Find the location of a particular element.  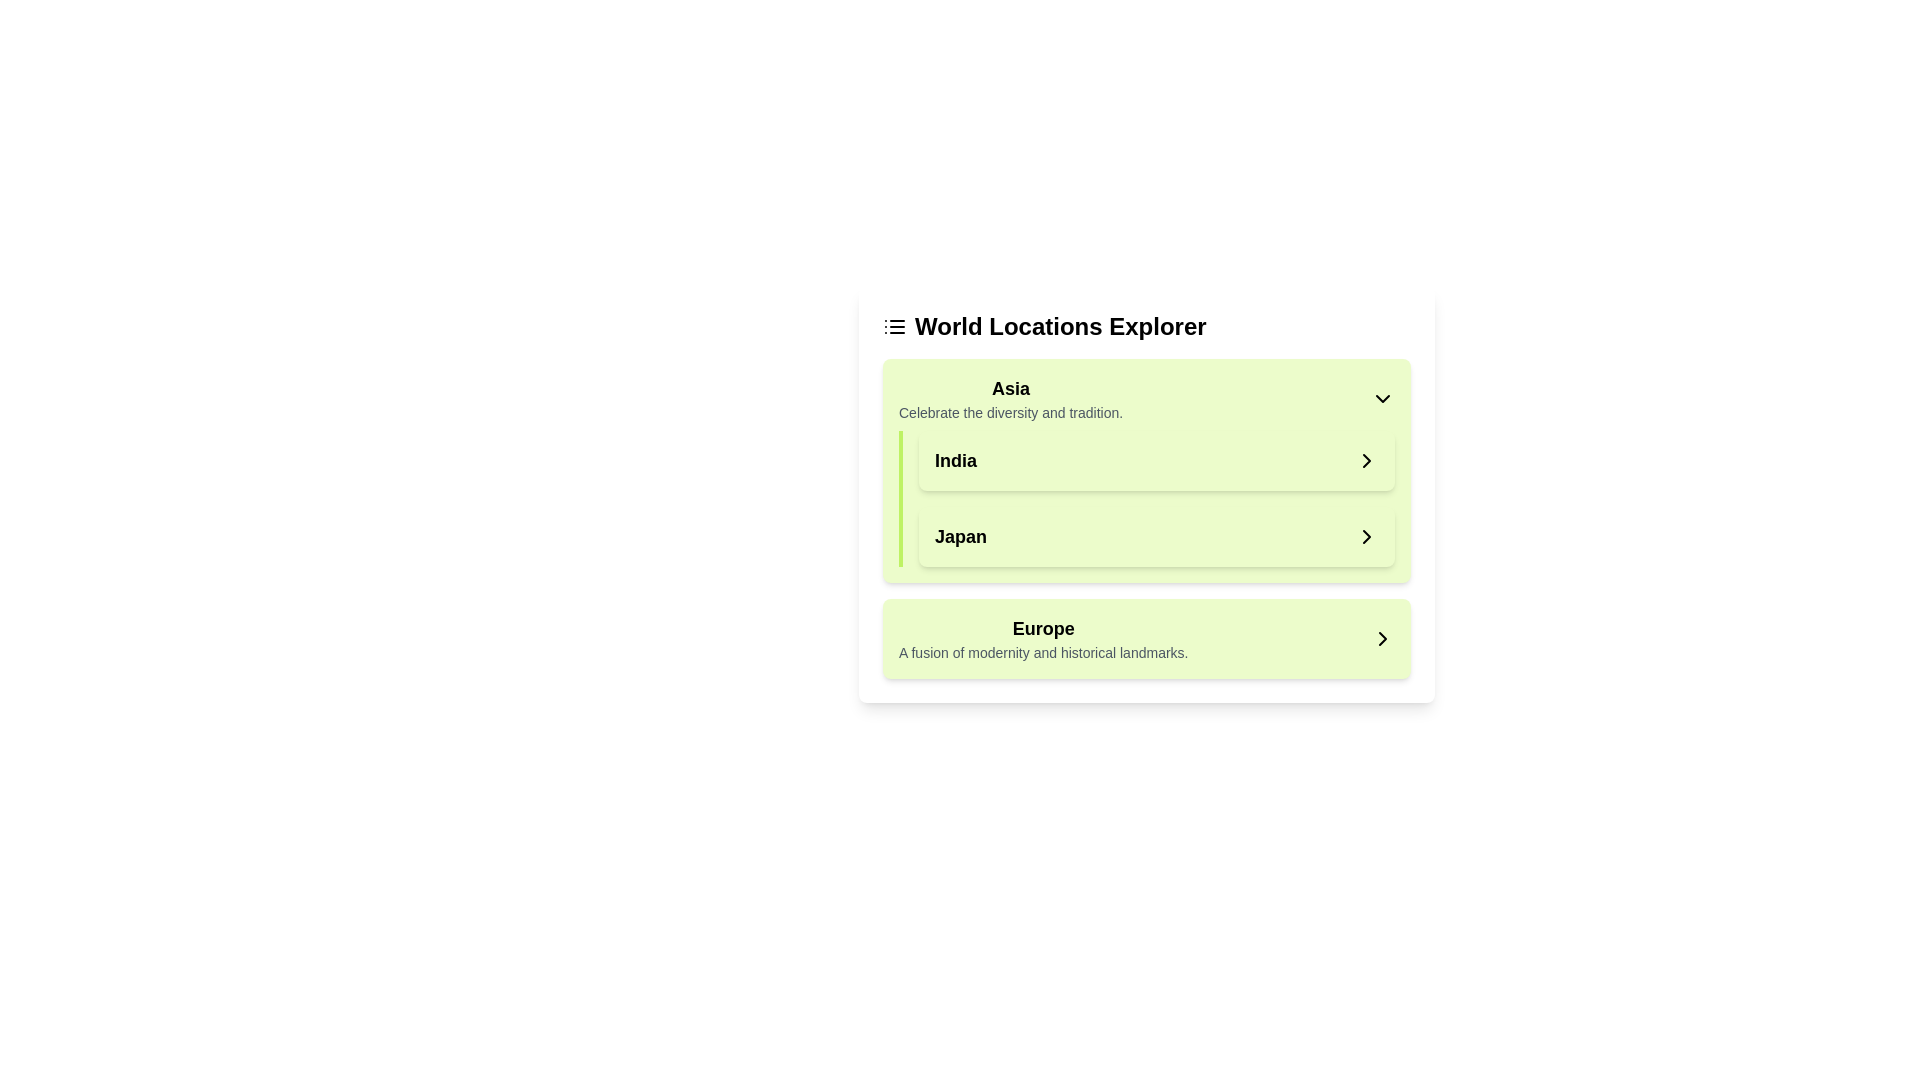

the toggle icon located in the top-right corner of the 'Asia' section is located at coordinates (1381, 398).